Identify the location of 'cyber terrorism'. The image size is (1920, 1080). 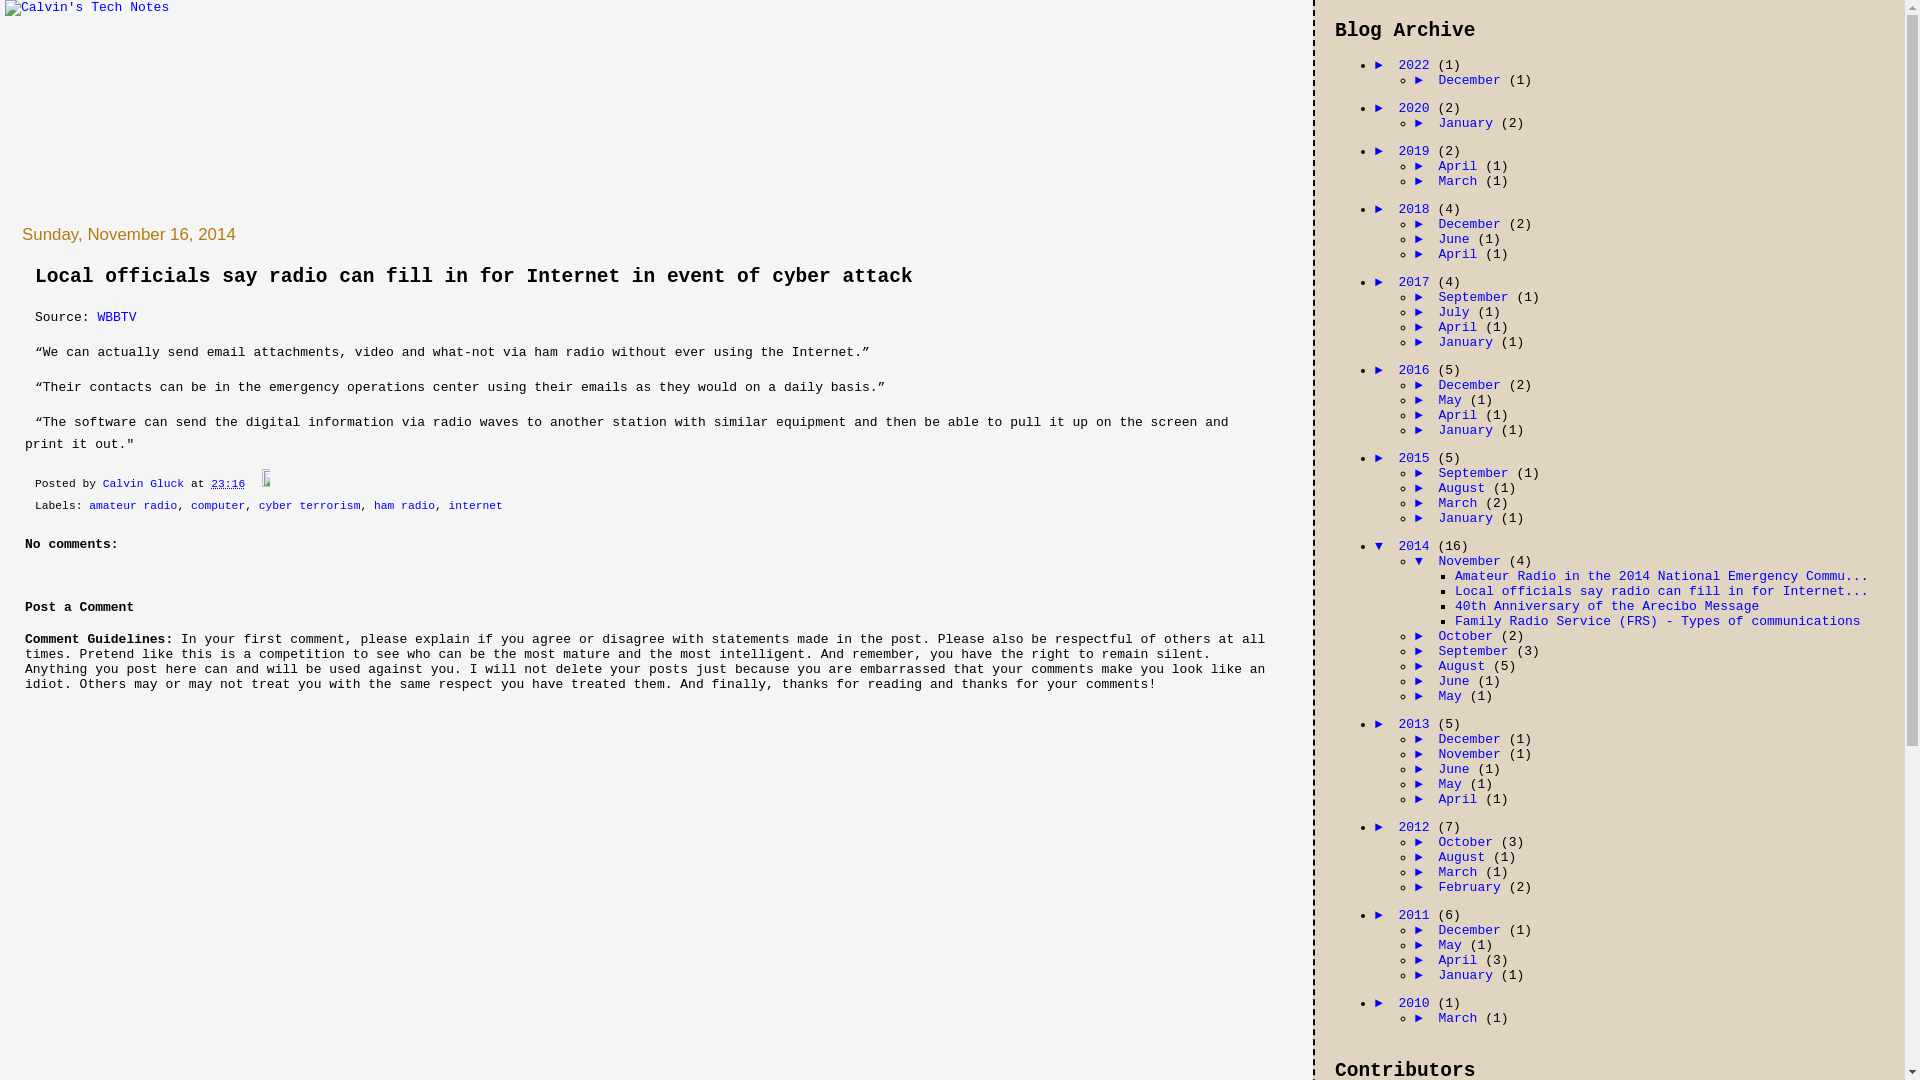
(258, 504).